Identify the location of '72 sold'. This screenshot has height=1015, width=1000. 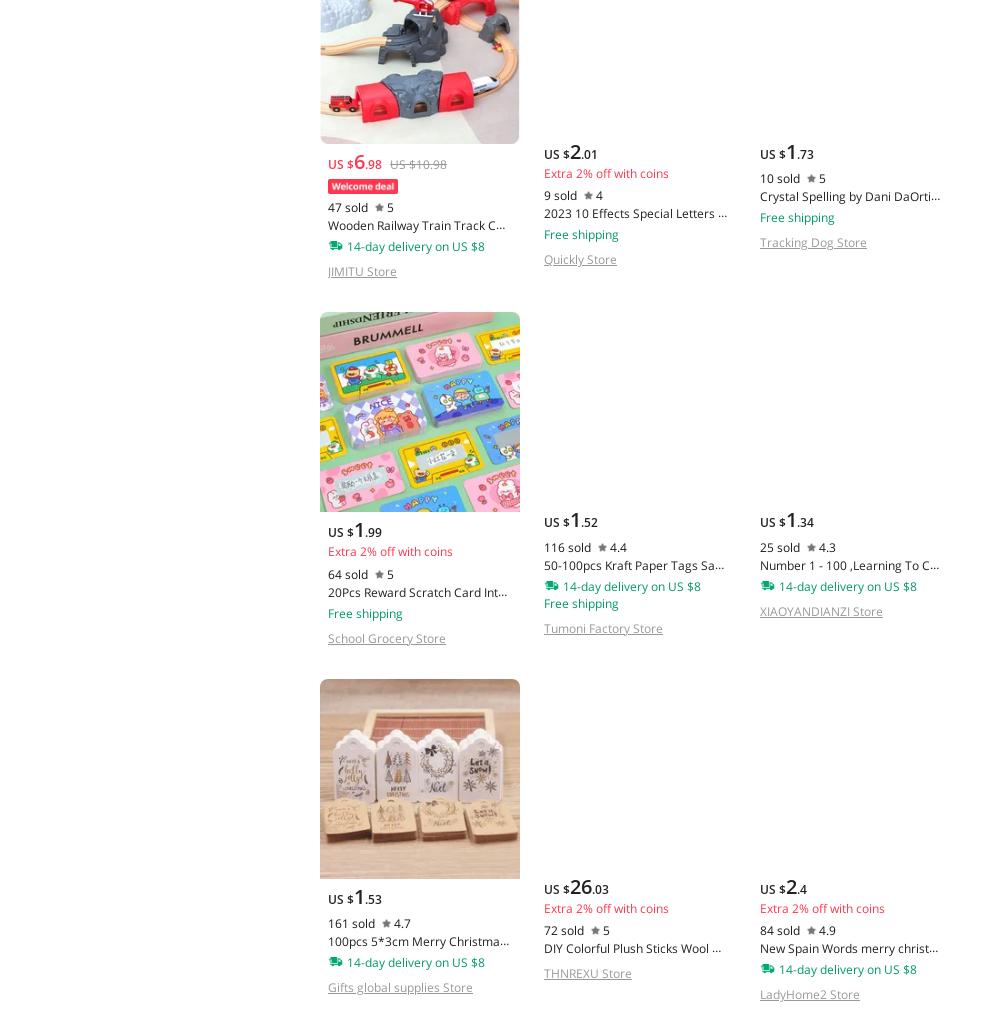
(562, 929).